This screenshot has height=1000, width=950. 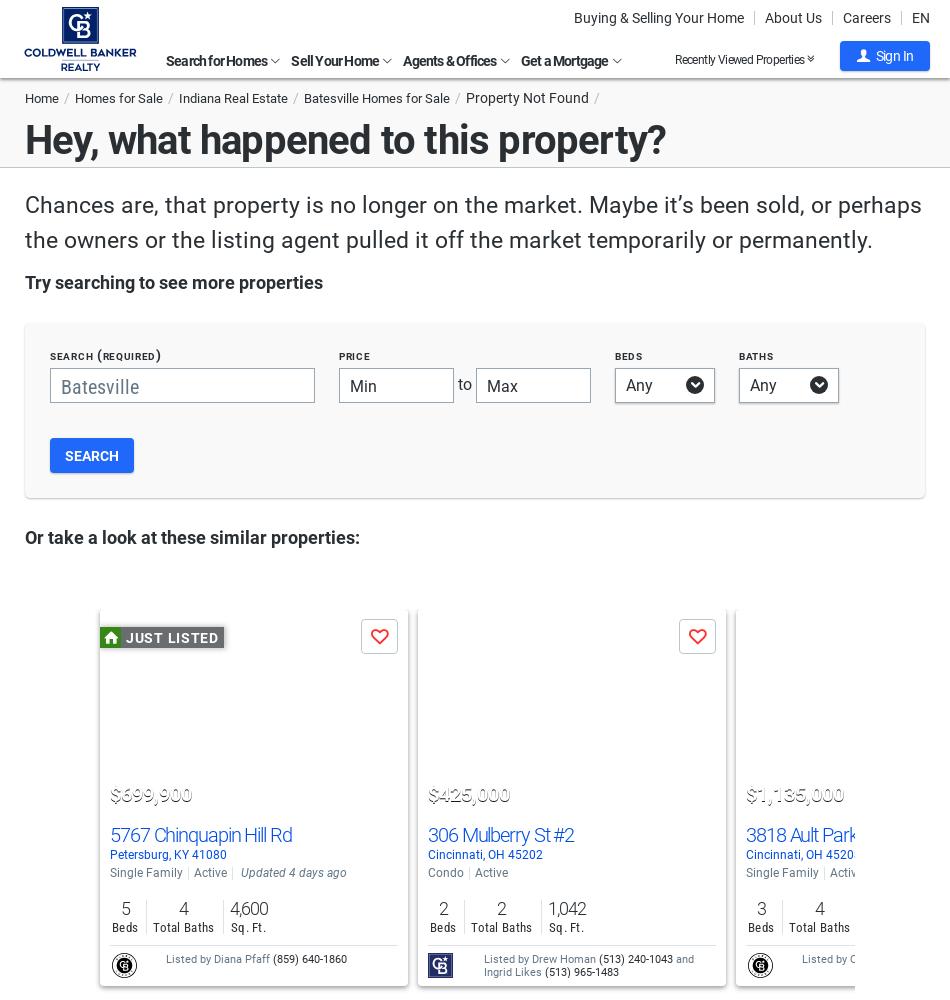 What do you see at coordinates (532, 957) in the screenshot?
I see `'Drew Homan'` at bounding box center [532, 957].